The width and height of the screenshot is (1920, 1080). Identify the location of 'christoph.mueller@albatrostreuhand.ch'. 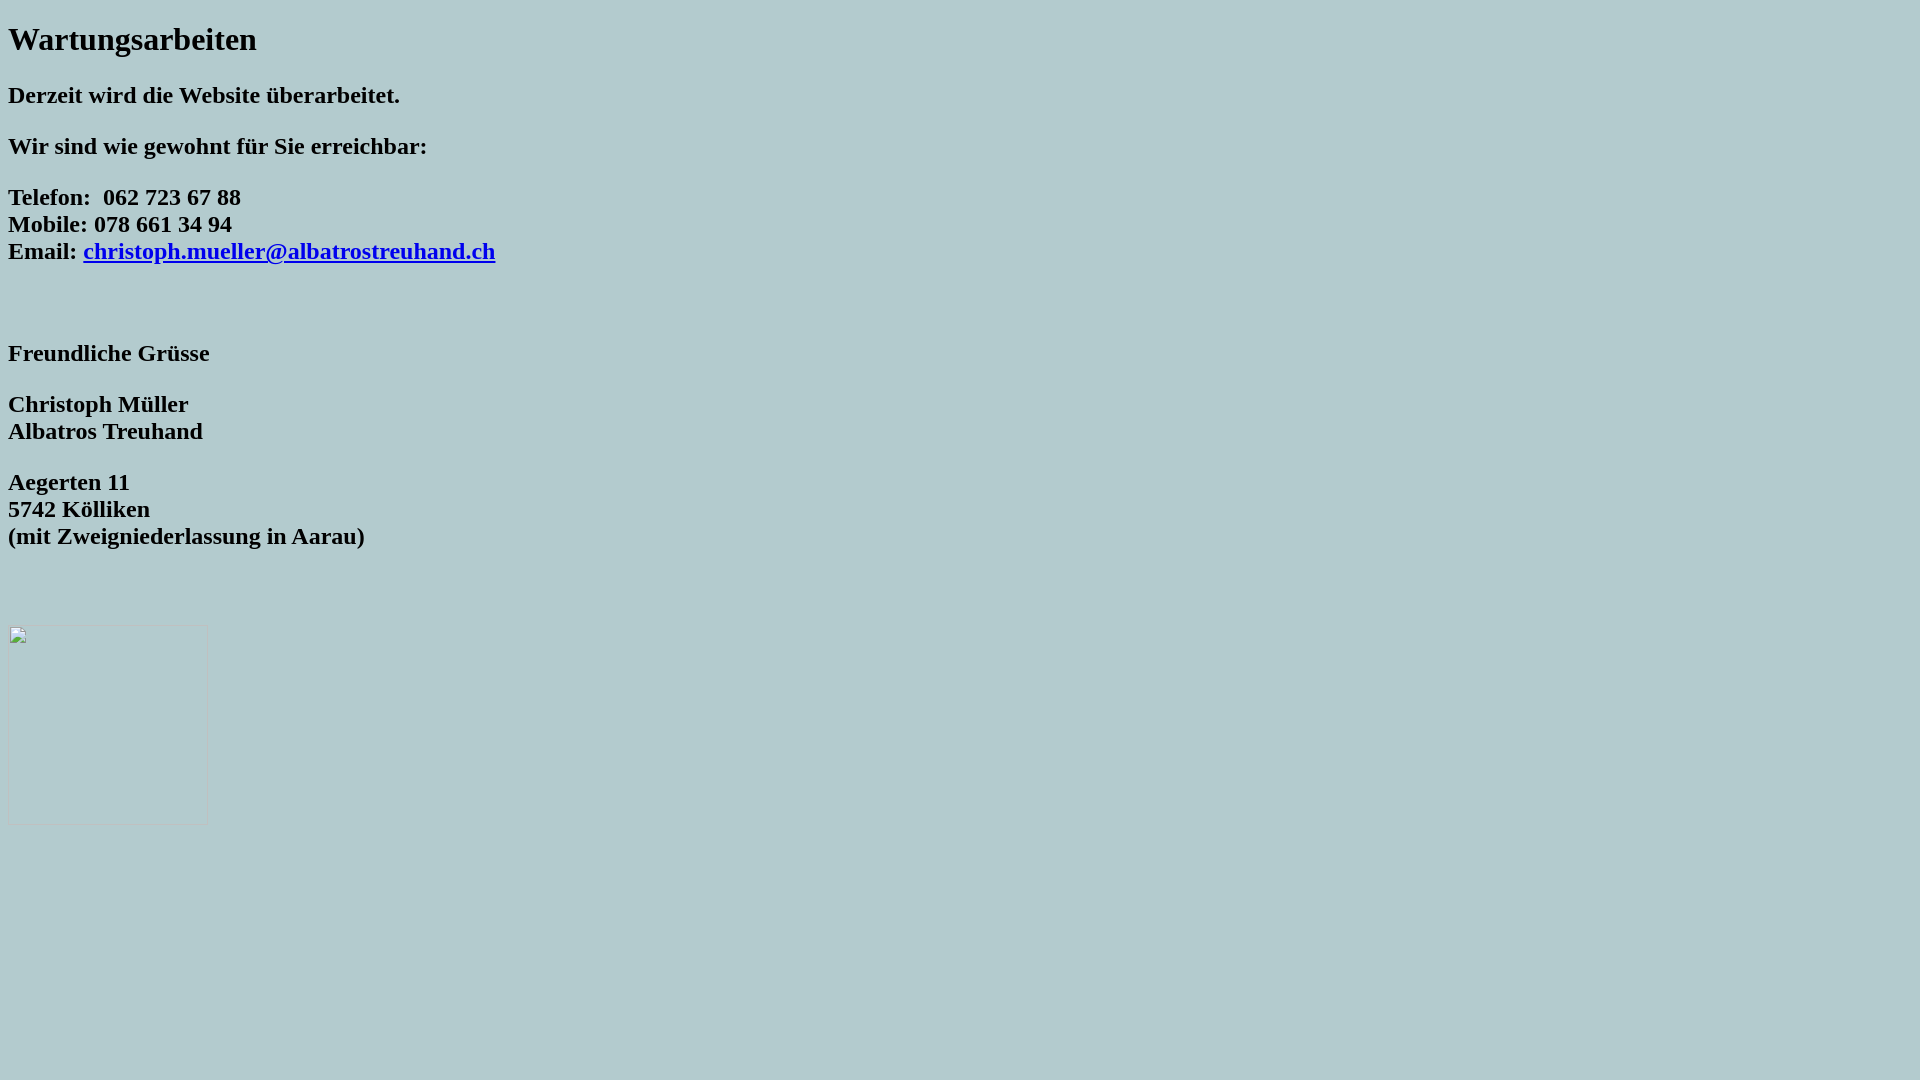
(287, 249).